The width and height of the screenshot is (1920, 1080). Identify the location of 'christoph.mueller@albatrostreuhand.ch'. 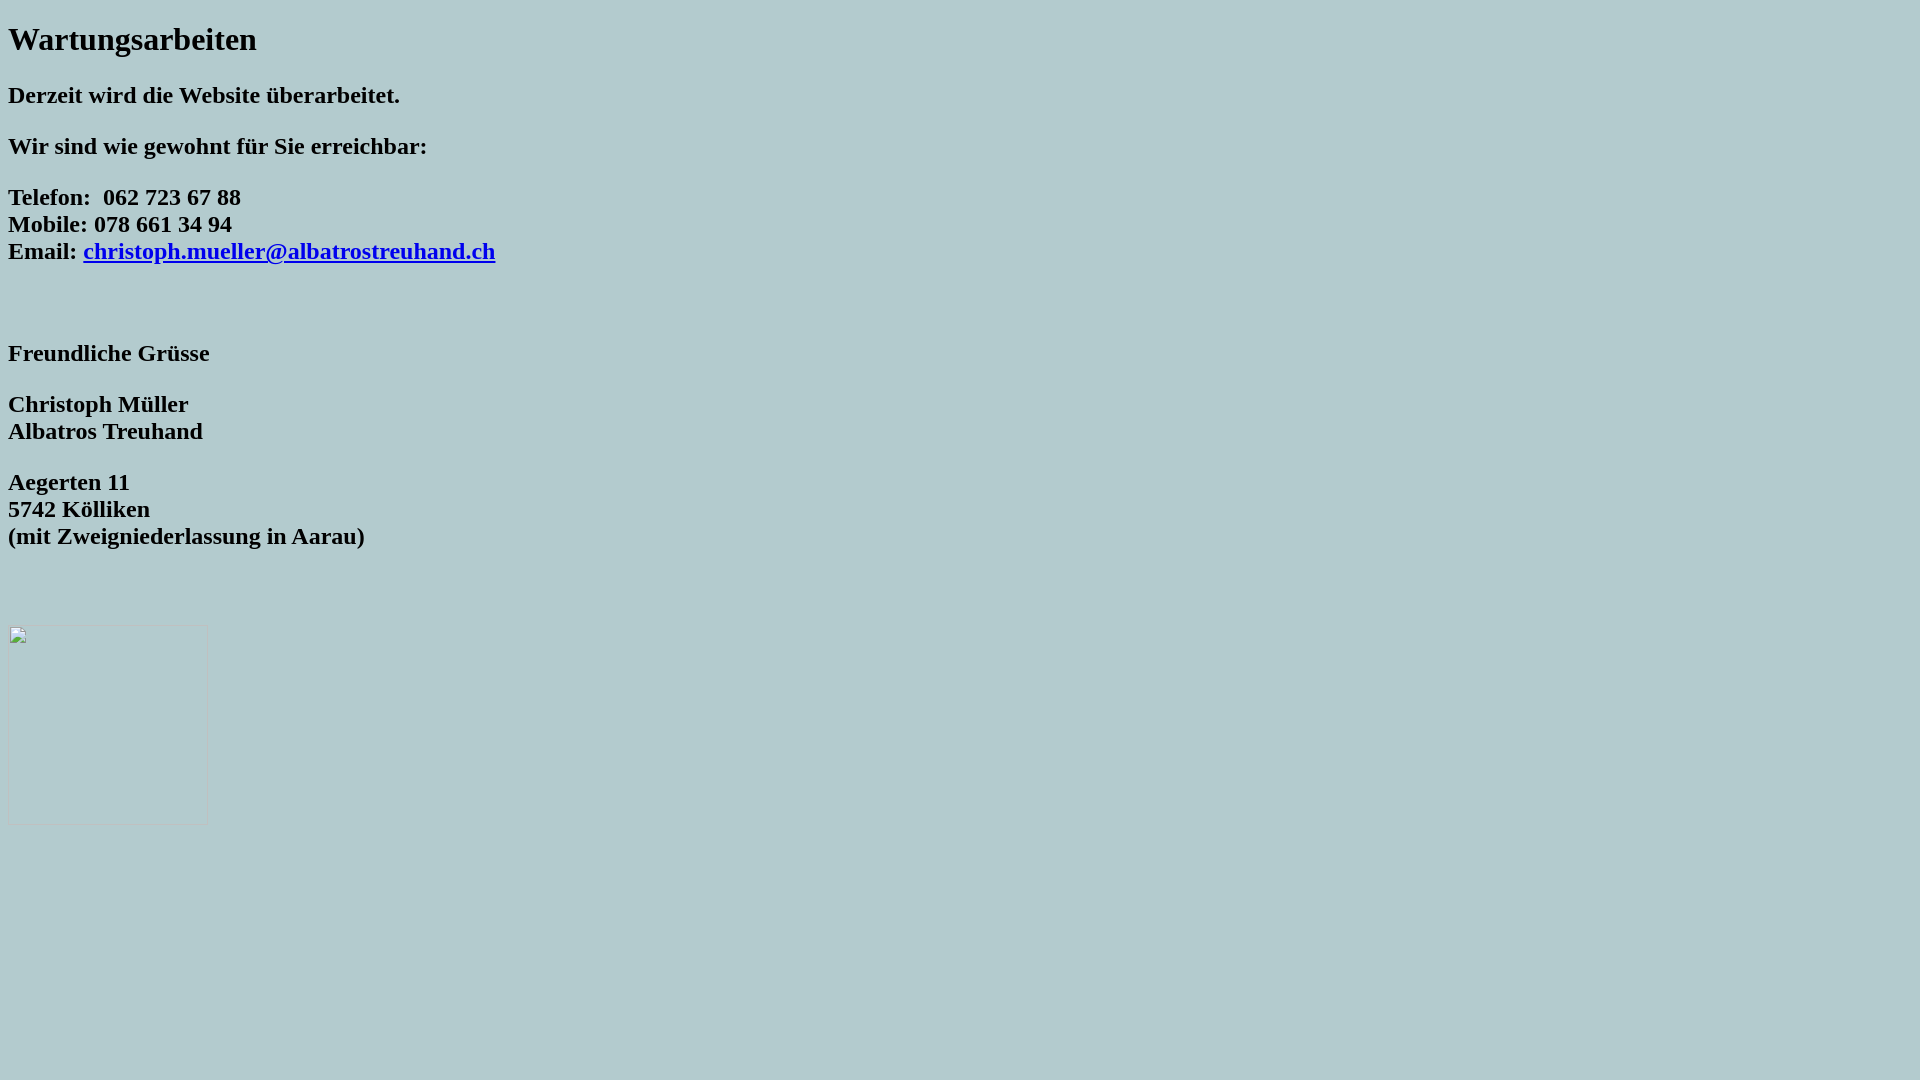
(287, 249).